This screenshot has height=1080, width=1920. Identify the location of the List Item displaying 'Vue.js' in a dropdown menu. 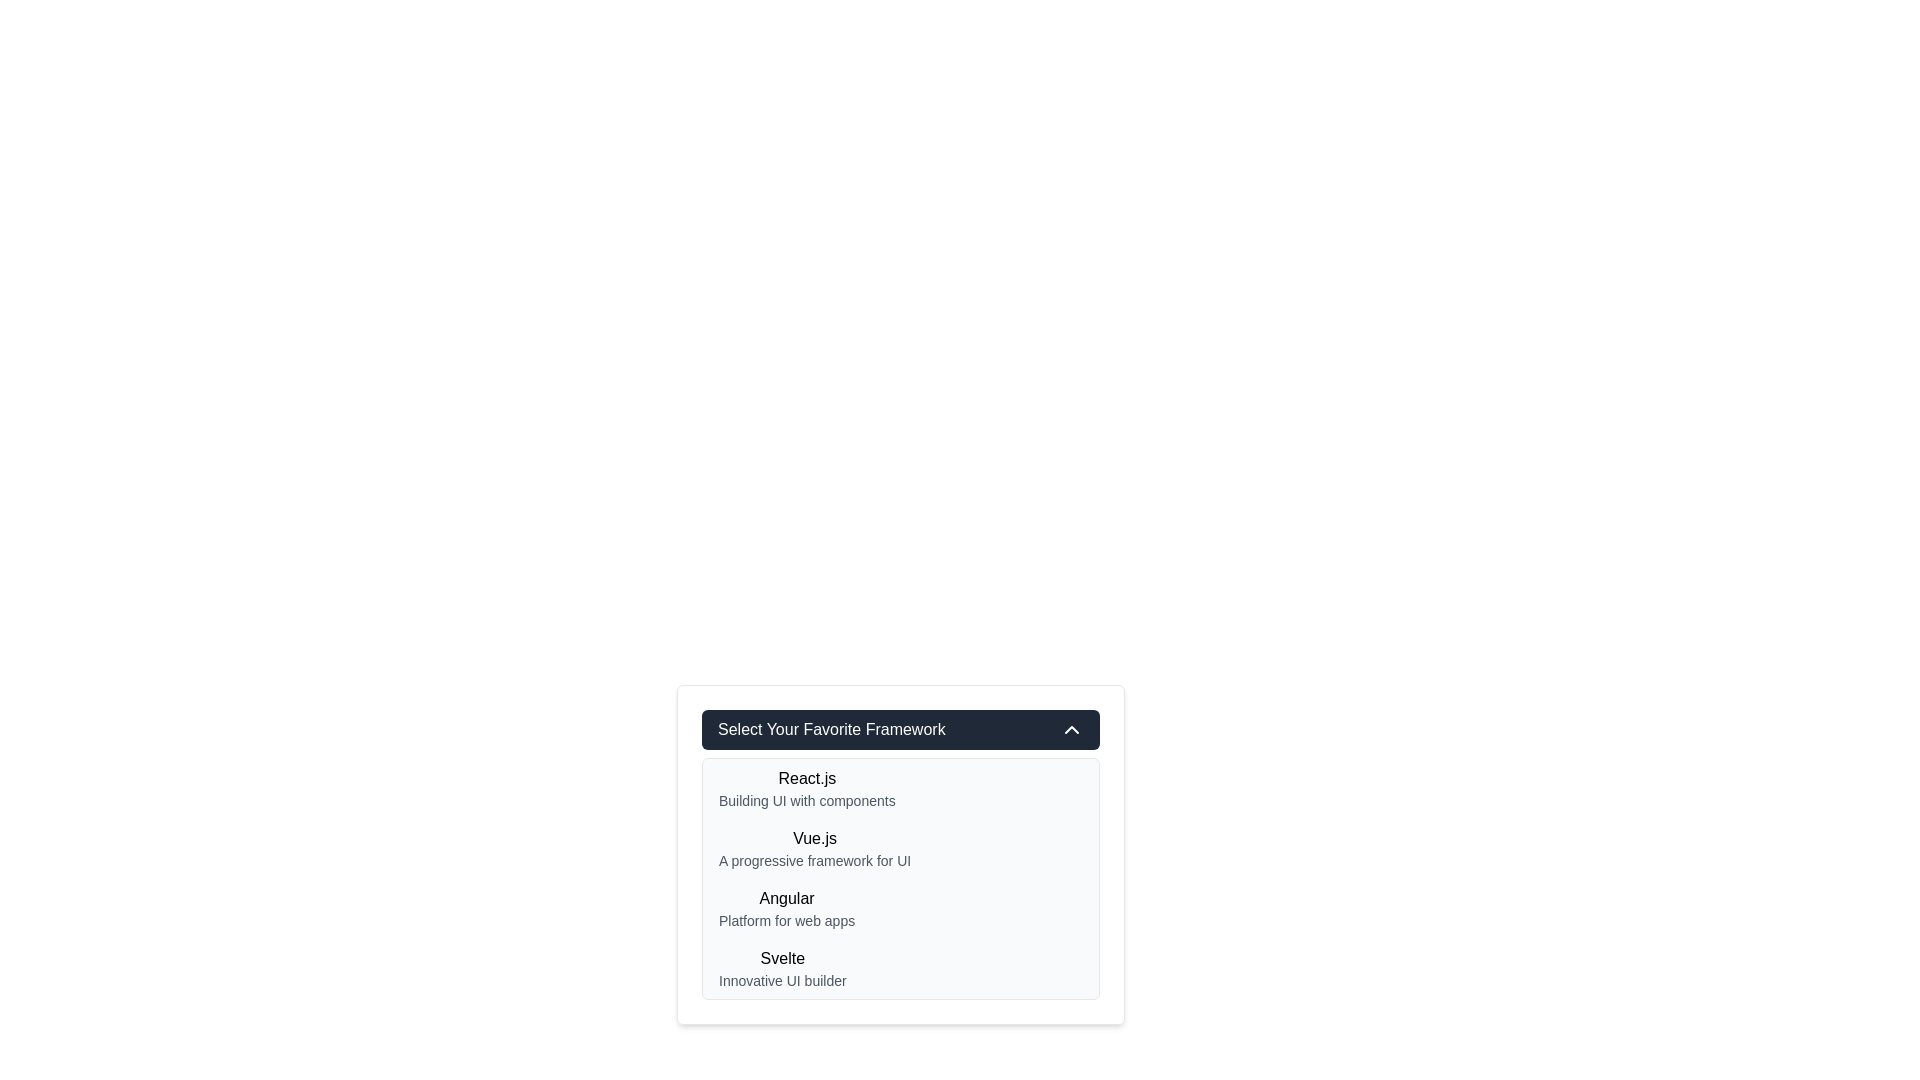
(815, 848).